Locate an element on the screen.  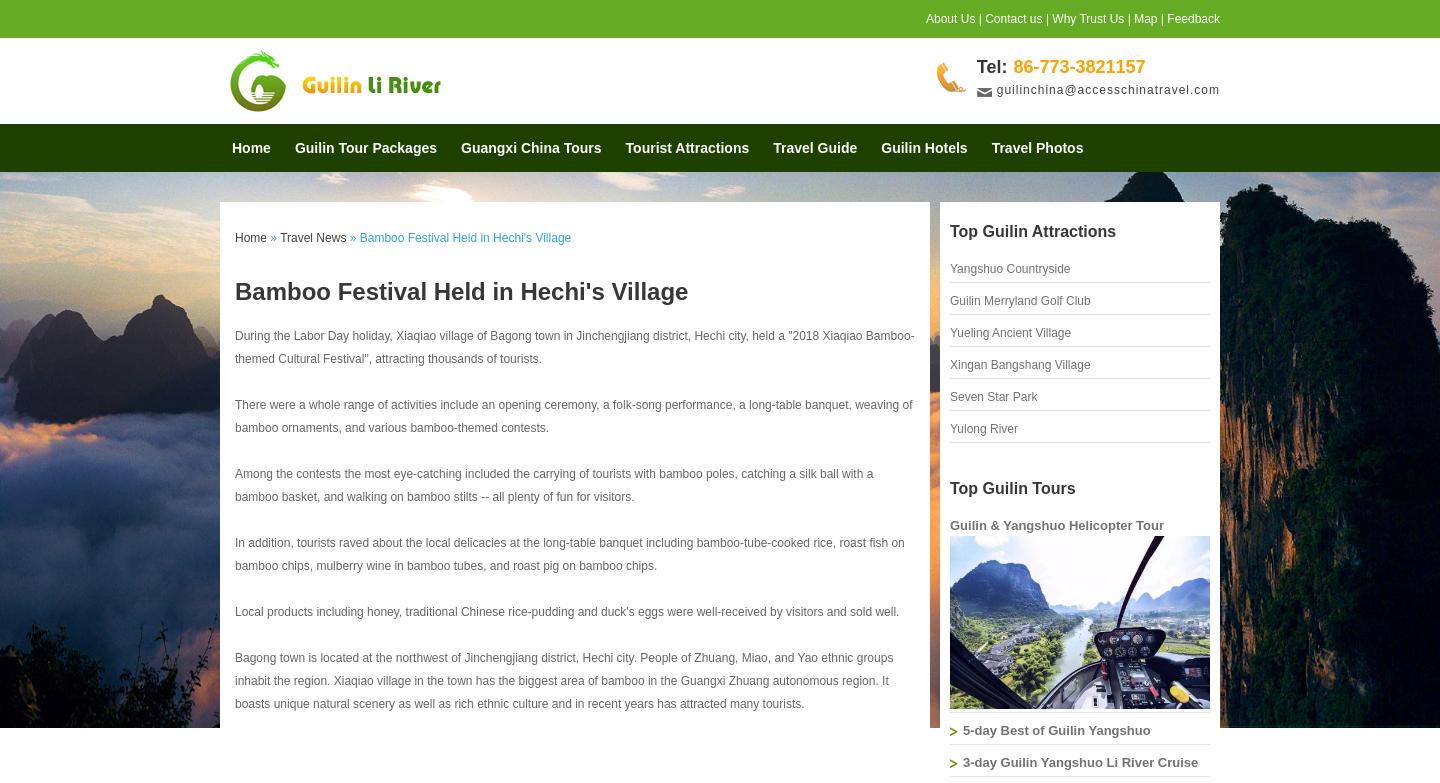
'Among the contests the most eye-catching included the carrying of tourists with bamboo poles, catching a silk ball with a bamboo basket, and walking on bamboo stilts -- all plenty of fun for visitors.' is located at coordinates (553, 484).